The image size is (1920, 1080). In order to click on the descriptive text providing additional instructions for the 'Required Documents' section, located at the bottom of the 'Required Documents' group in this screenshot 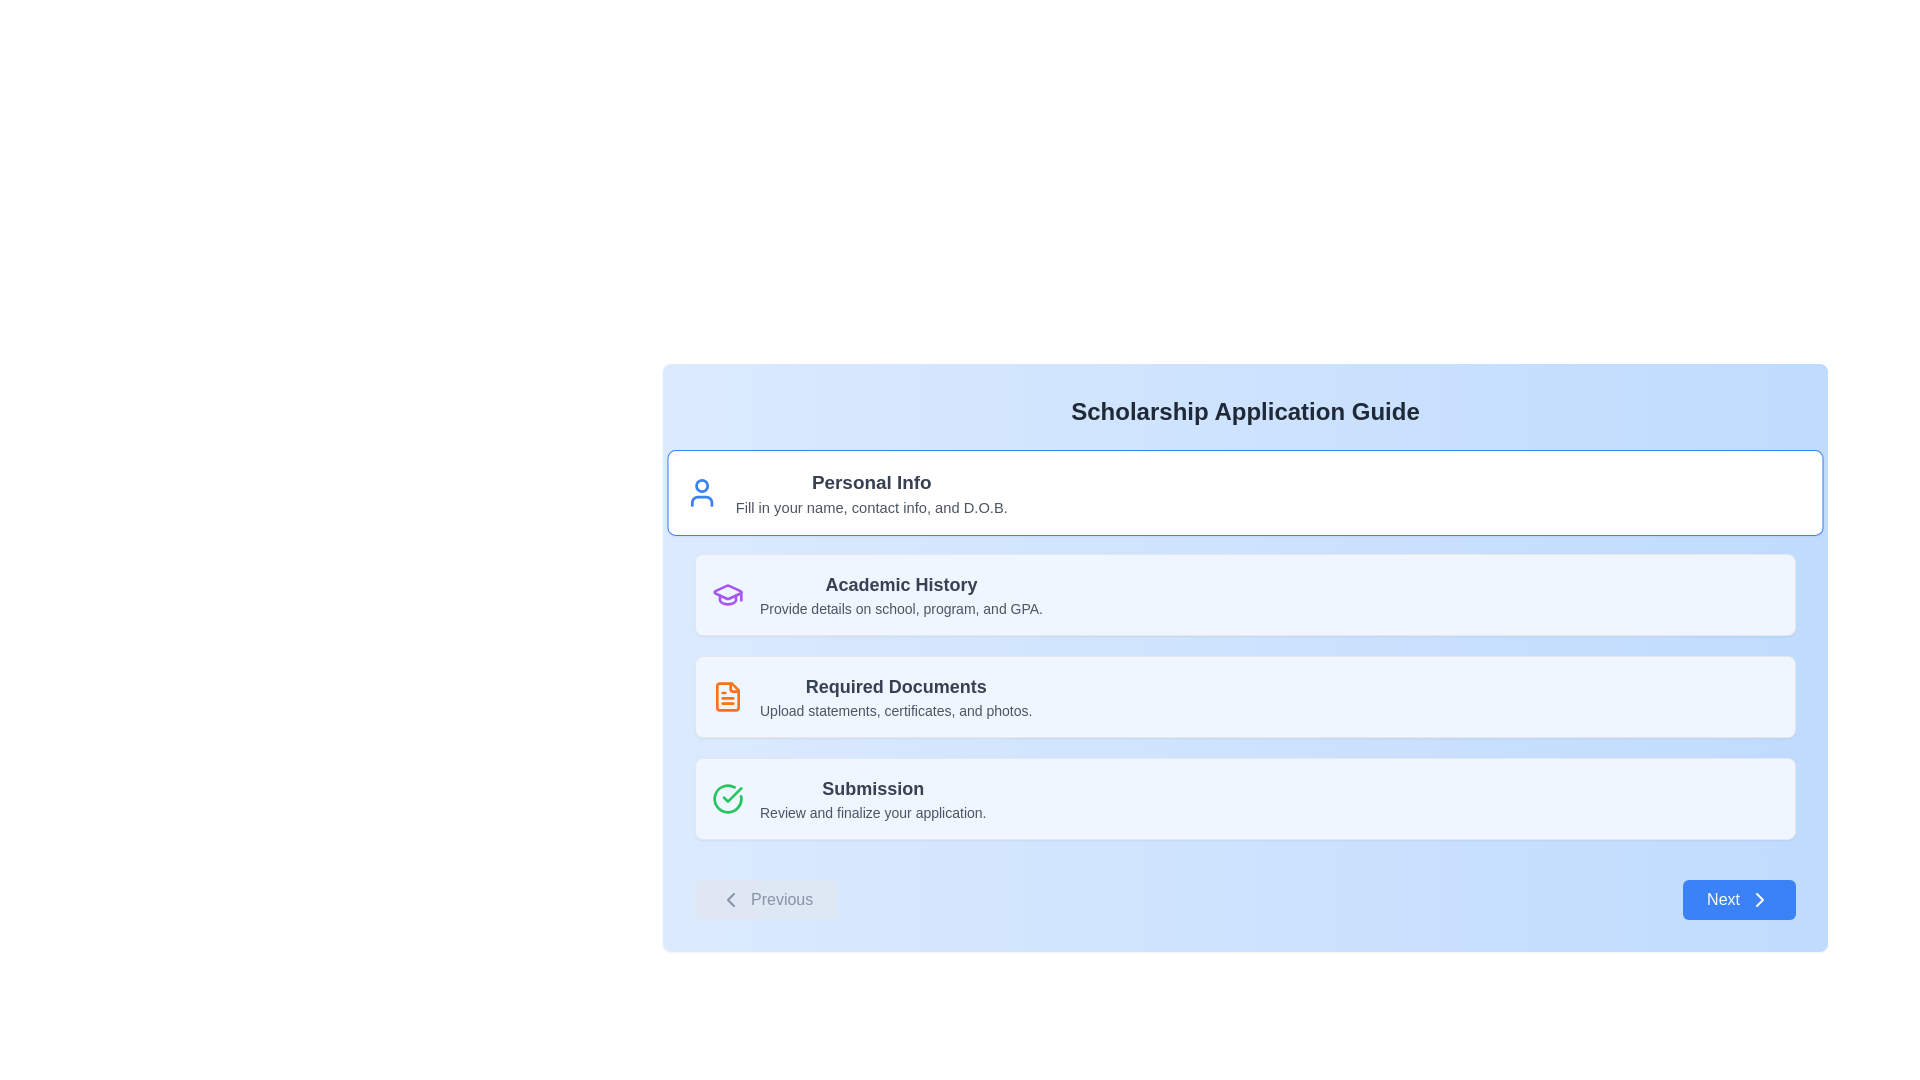, I will do `click(895, 709)`.